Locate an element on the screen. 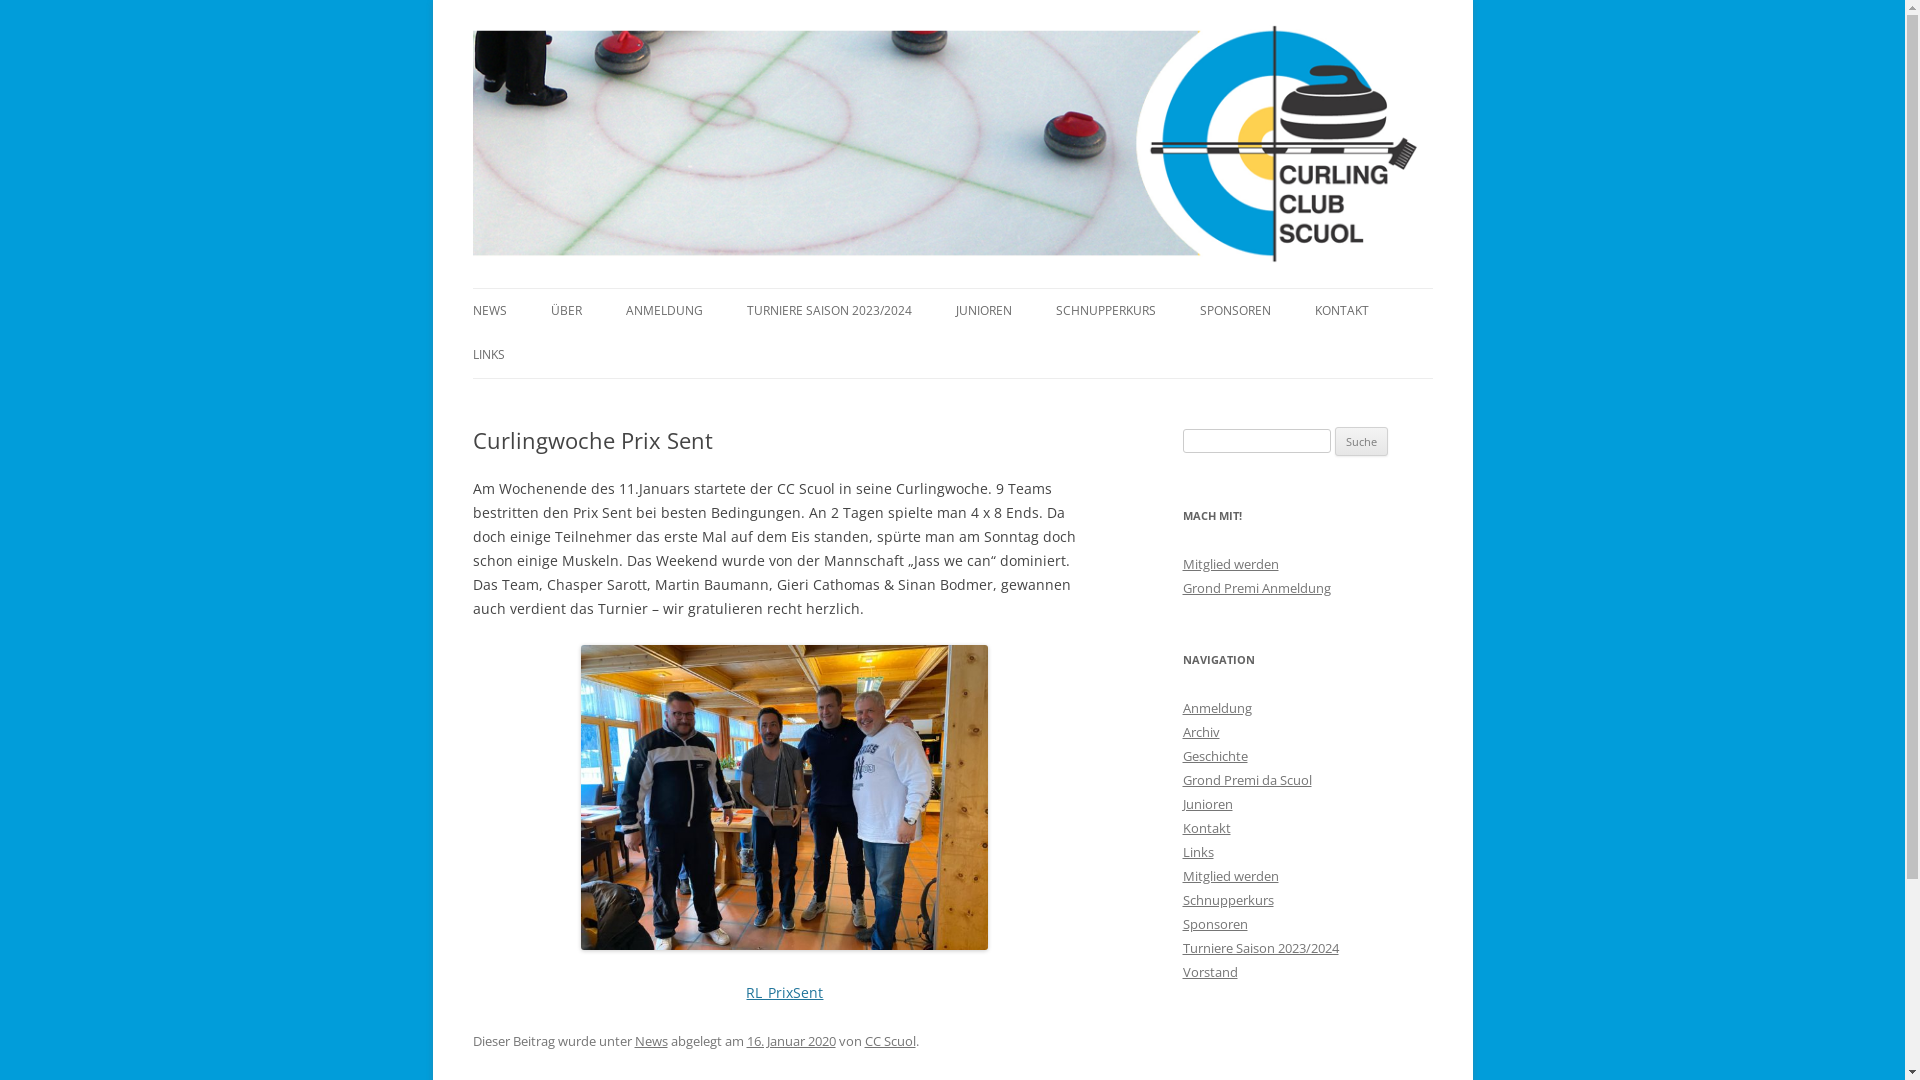 This screenshot has height=1080, width=1920. 'Grond Premi Anmeldung' is located at coordinates (1255, 586).